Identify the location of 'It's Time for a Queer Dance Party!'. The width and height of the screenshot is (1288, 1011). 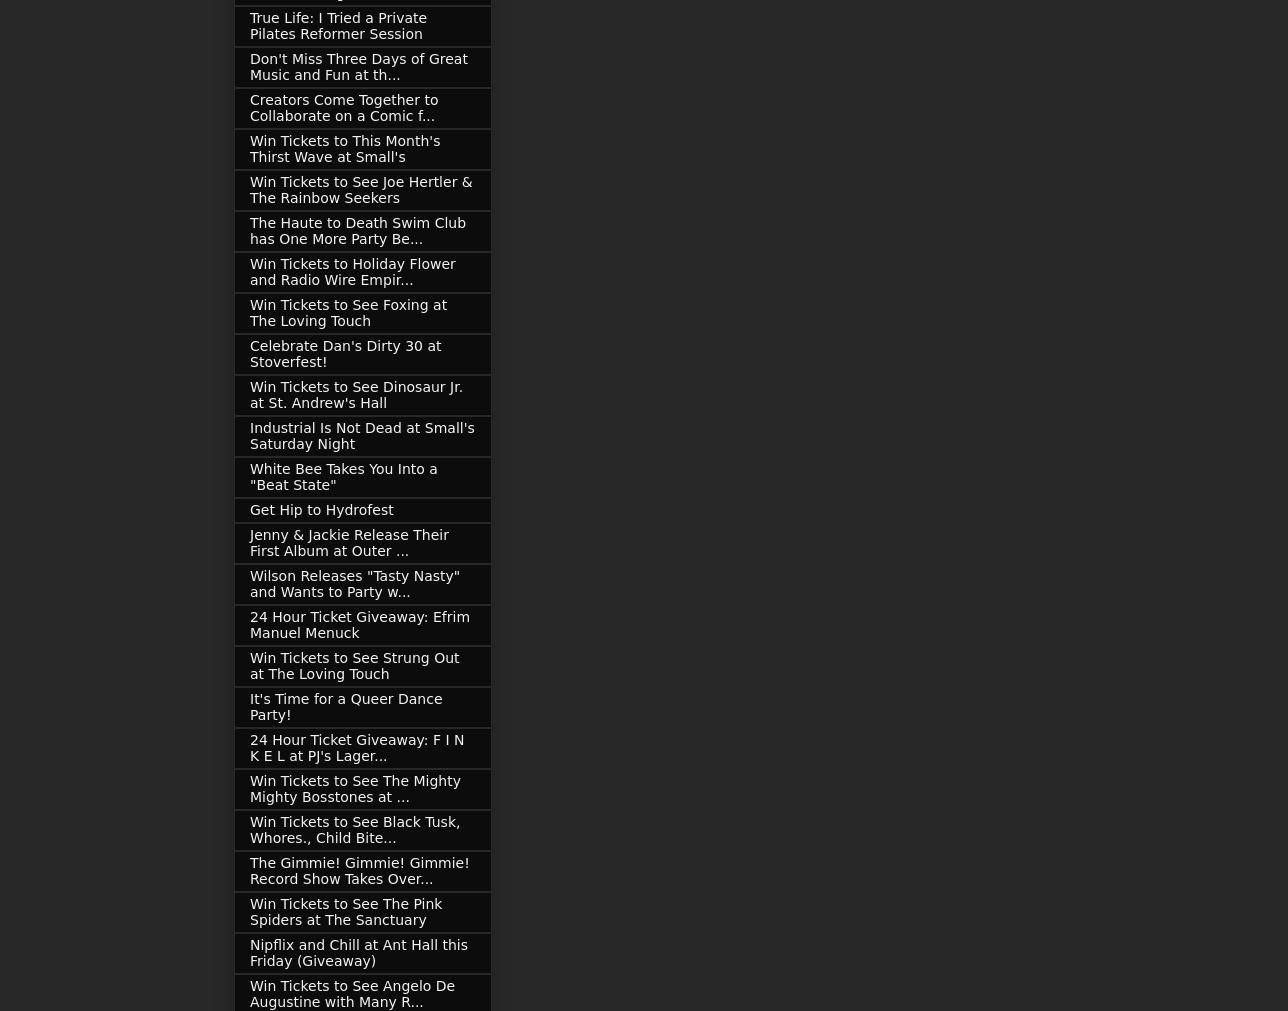
(345, 705).